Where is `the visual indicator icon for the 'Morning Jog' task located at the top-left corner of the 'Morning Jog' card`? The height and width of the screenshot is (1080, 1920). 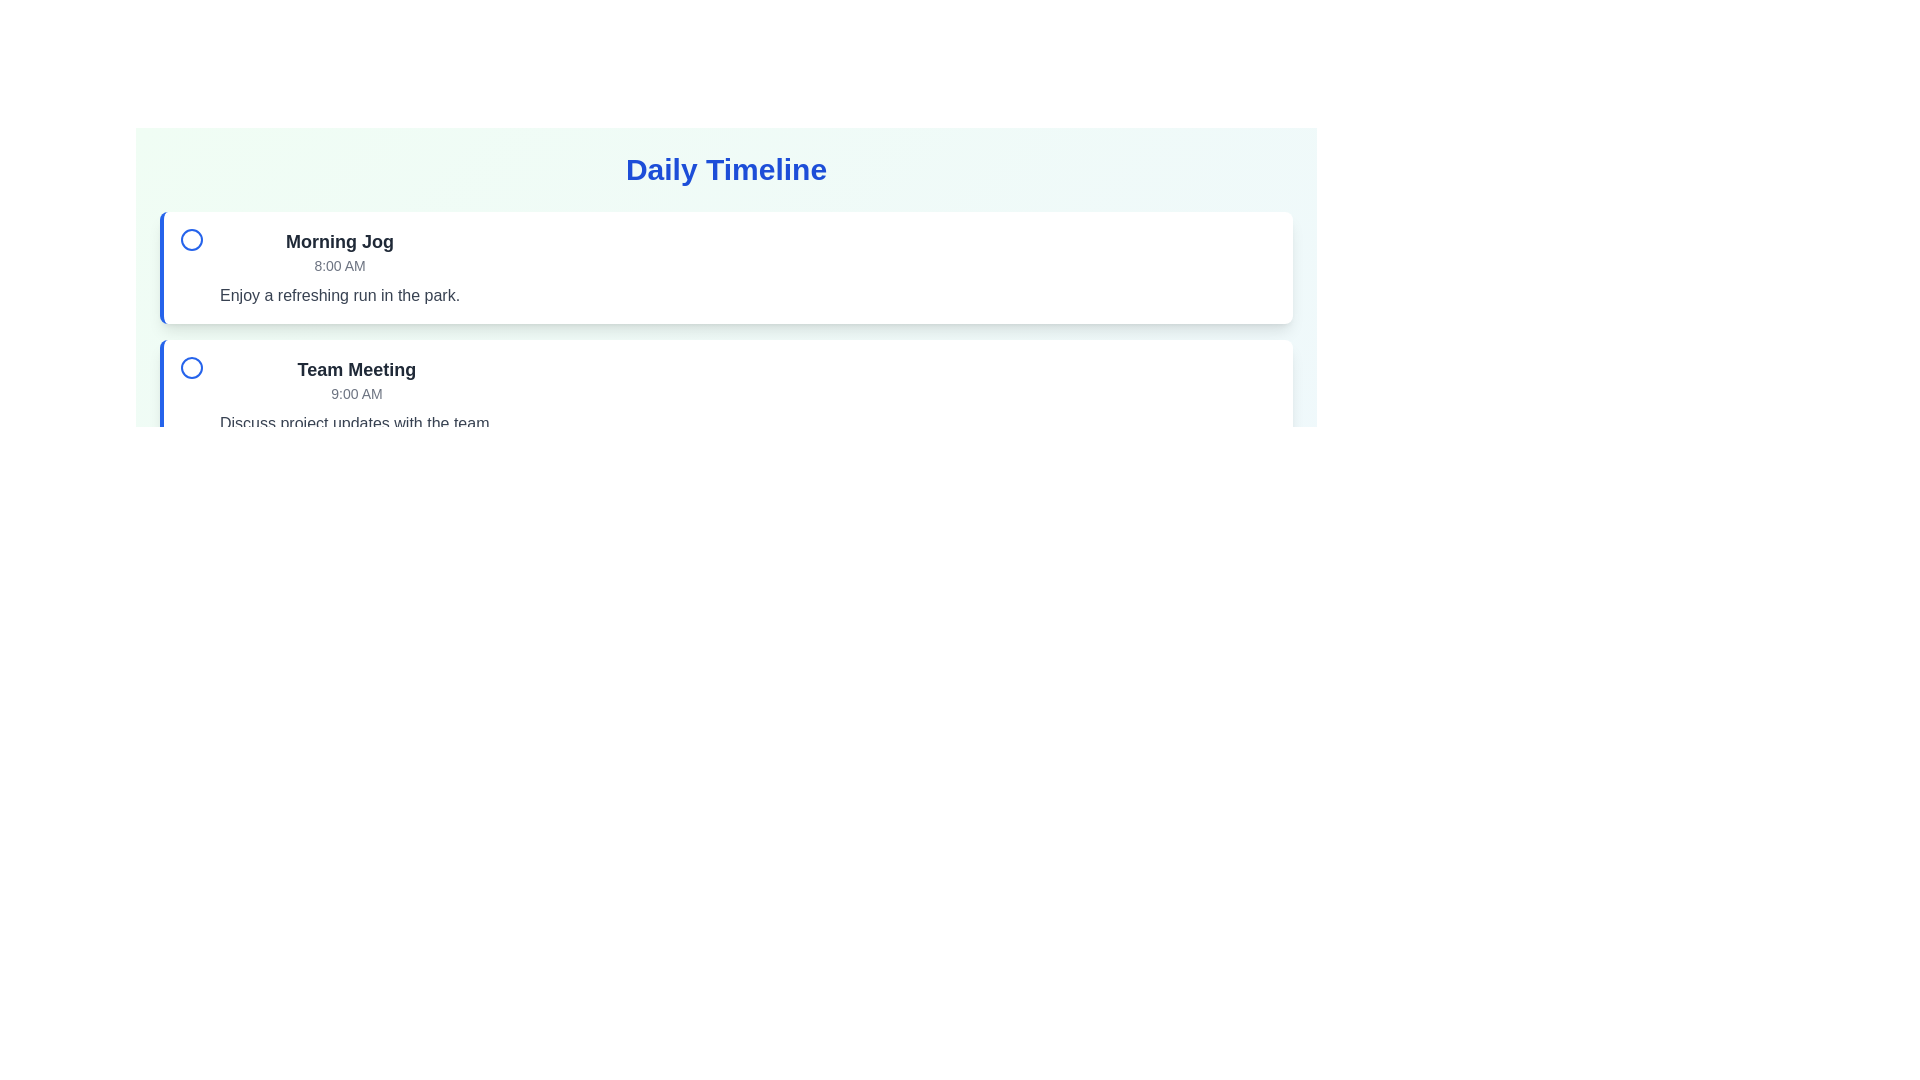
the visual indicator icon for the 'Morning Jog' task located at the top-left corner of the 'Morning Jog' card is located at coordinates (192, 238).